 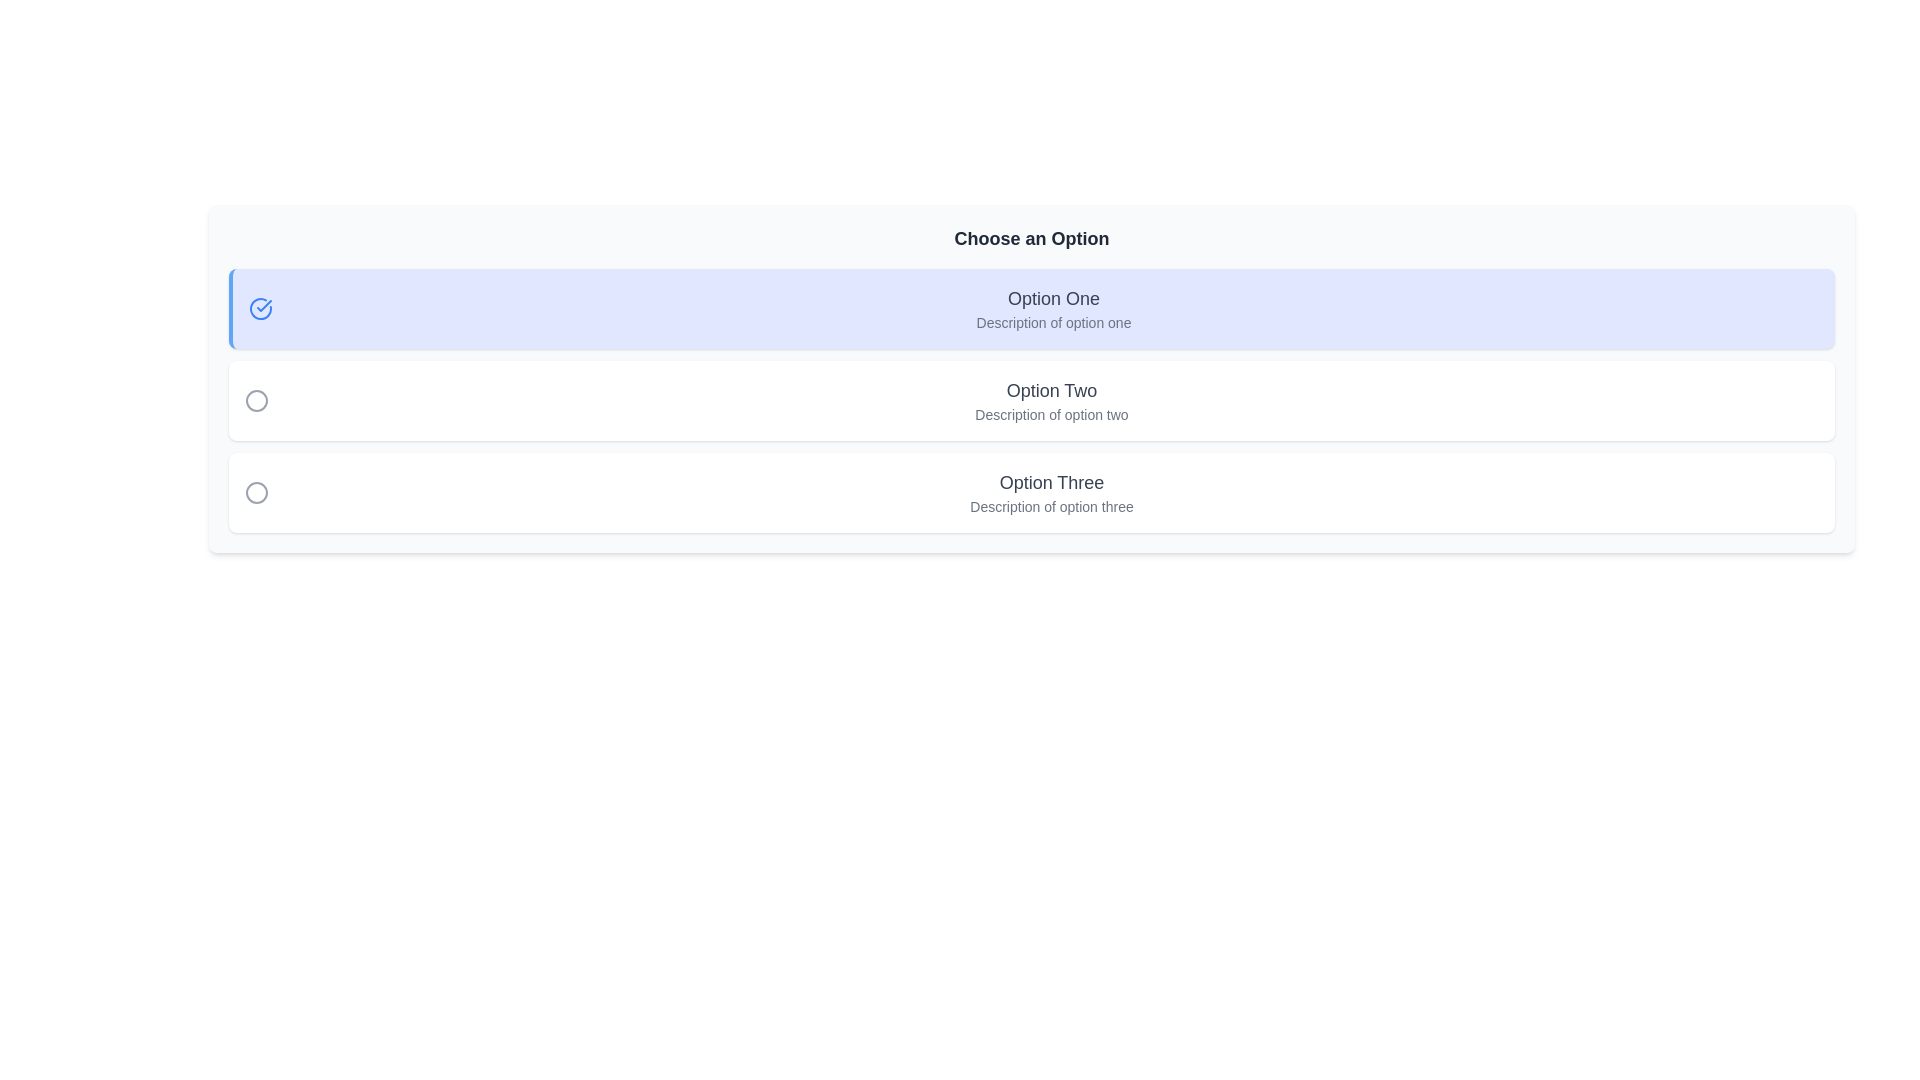 I want to click on the text label reading 'Description of option two', which is styled in a smaller font size and gray color, located beneath the title 'Option Two', so click(x=1050, y=414).